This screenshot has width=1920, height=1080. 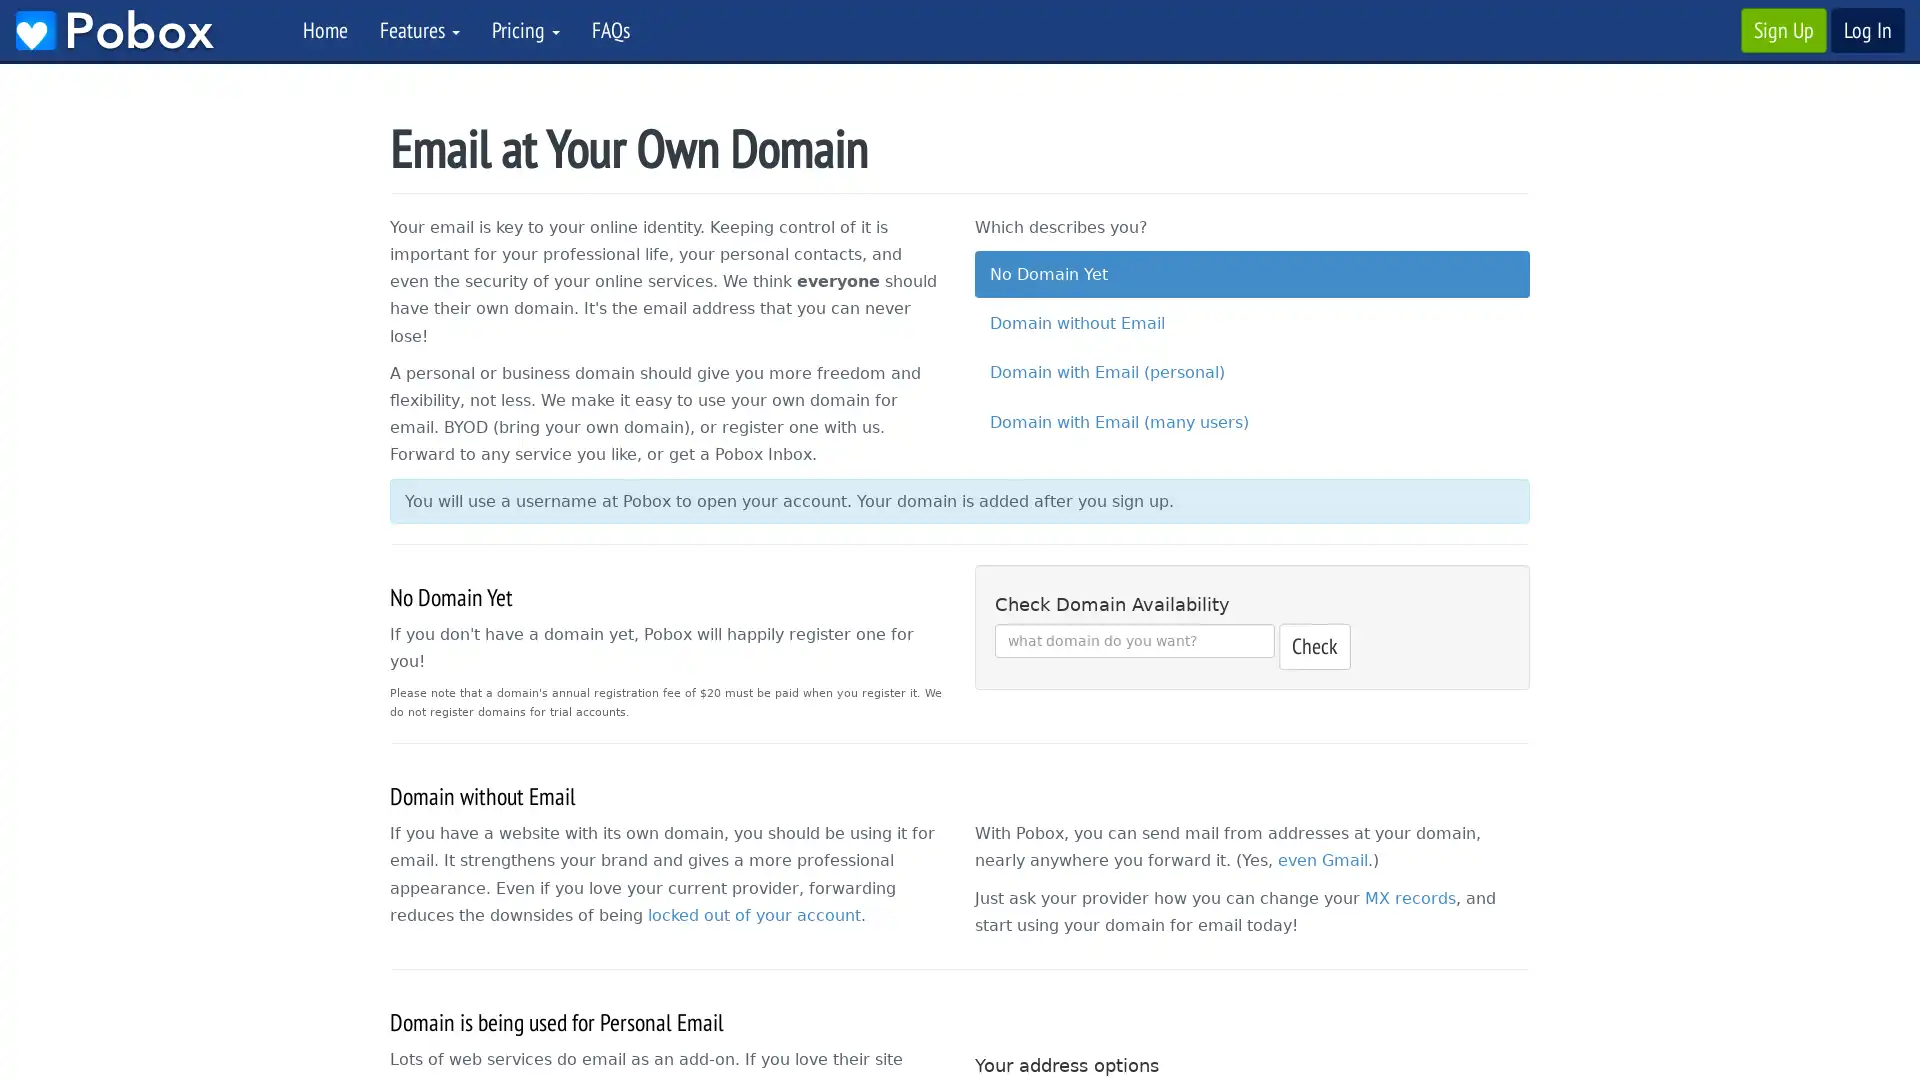 What do you see at coordinates (1315, 646) in the screenshot?
I see `Check` at bounding box center [1315, 646].